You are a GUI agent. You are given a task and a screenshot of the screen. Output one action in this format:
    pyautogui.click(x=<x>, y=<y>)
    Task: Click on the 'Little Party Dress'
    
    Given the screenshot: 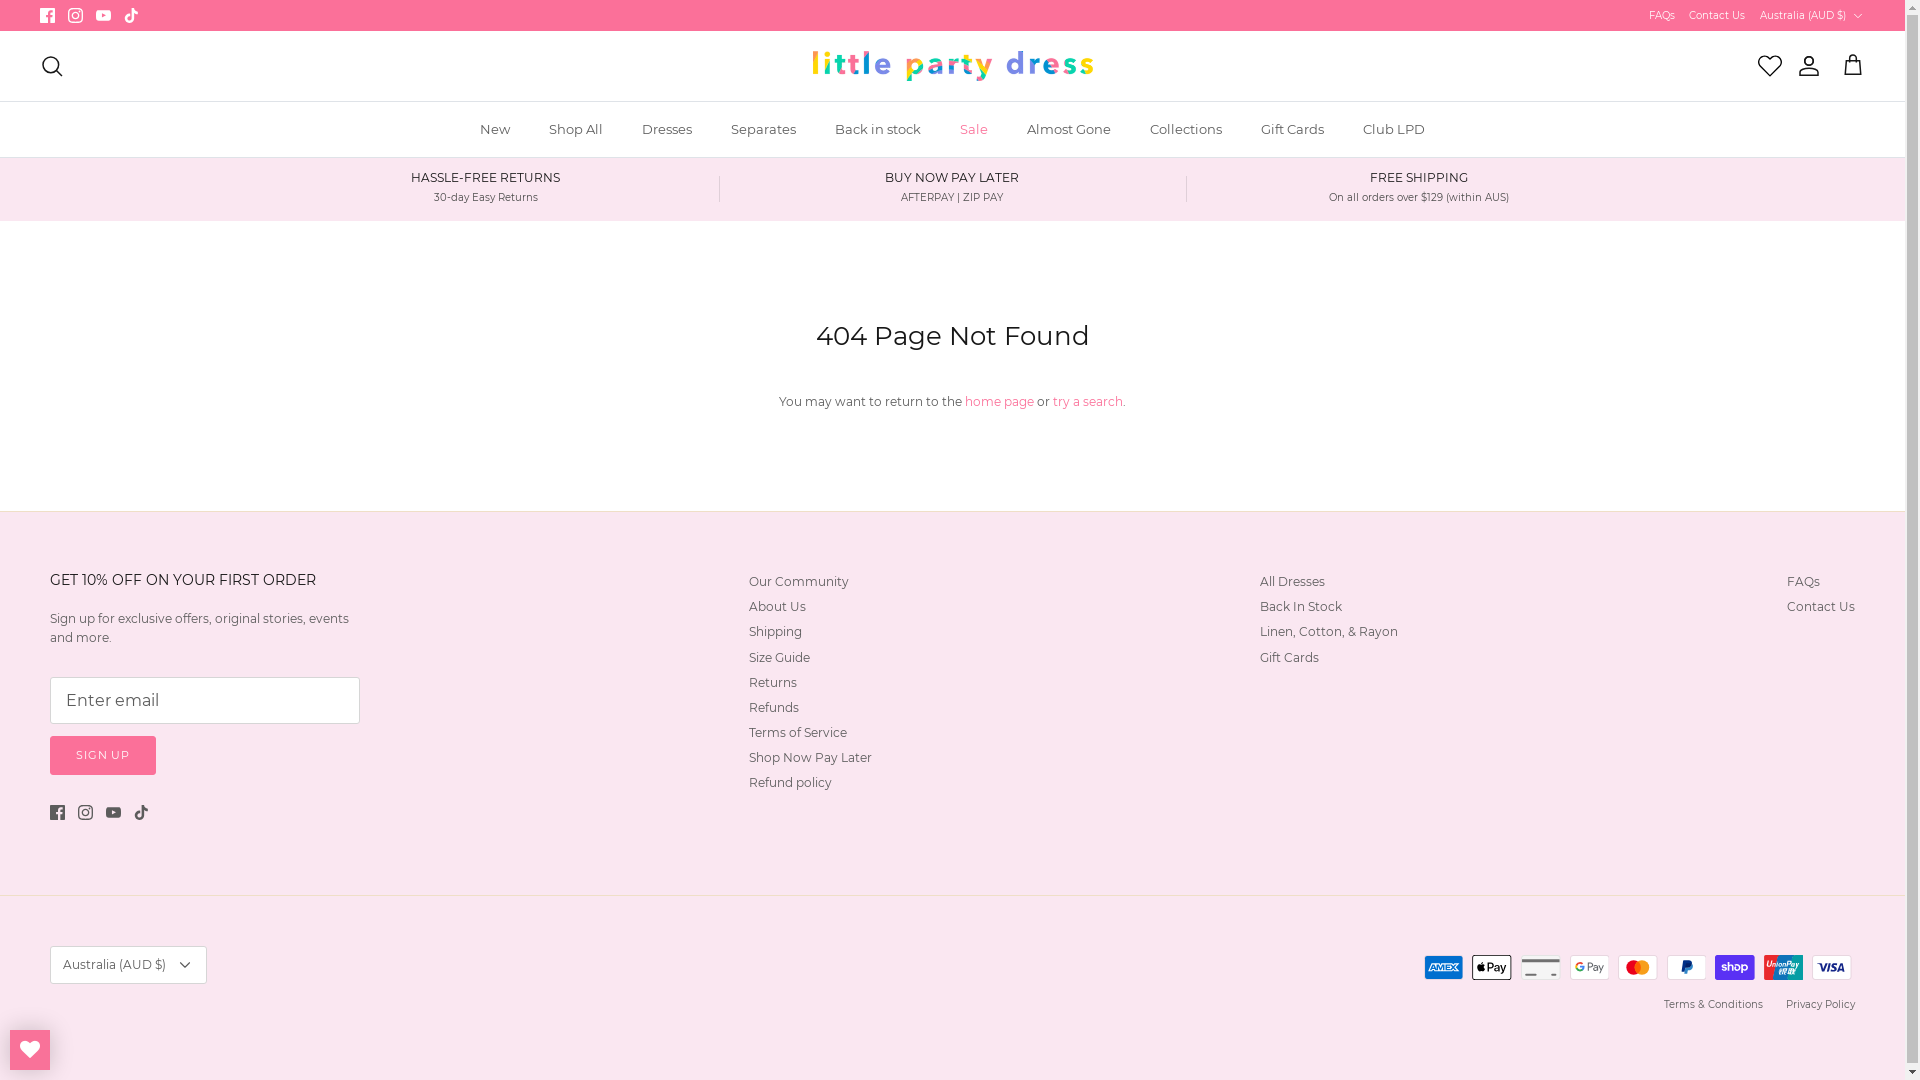 What is the action you would take?
    pyautogui.click(x=950, y=64)
    